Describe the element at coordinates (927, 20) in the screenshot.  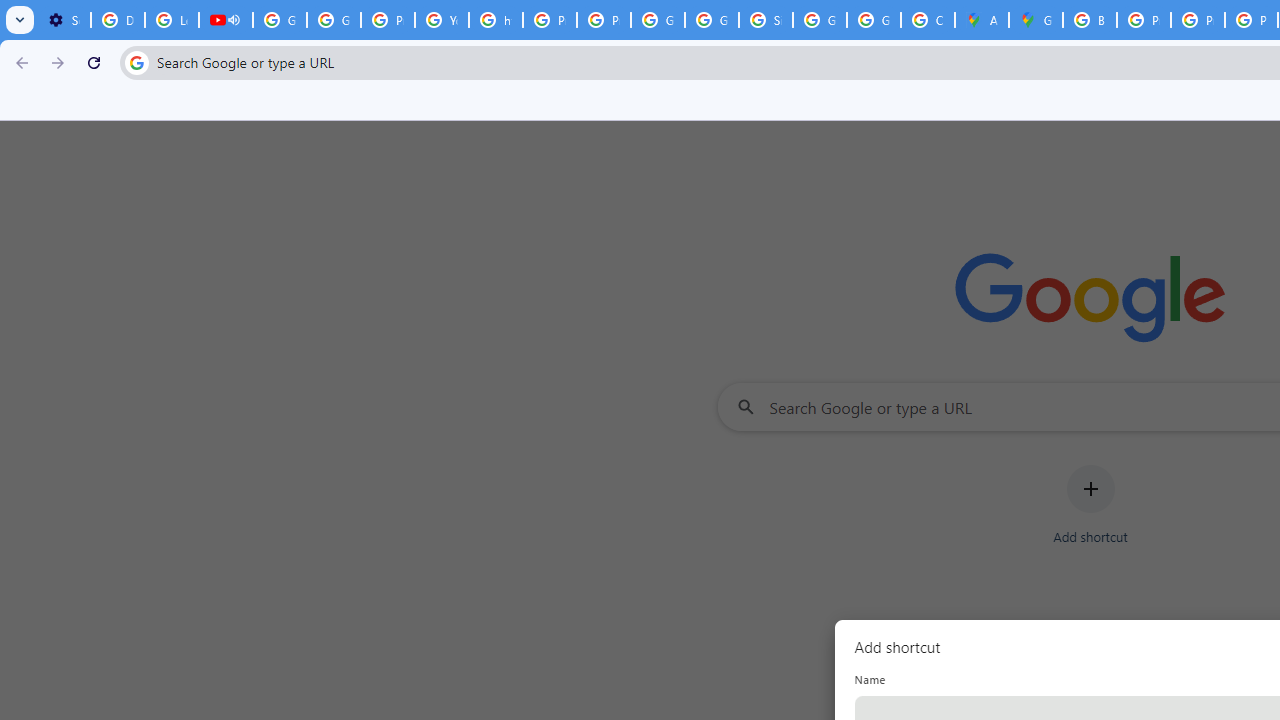
I see `'Create your Google Account'` at that location.